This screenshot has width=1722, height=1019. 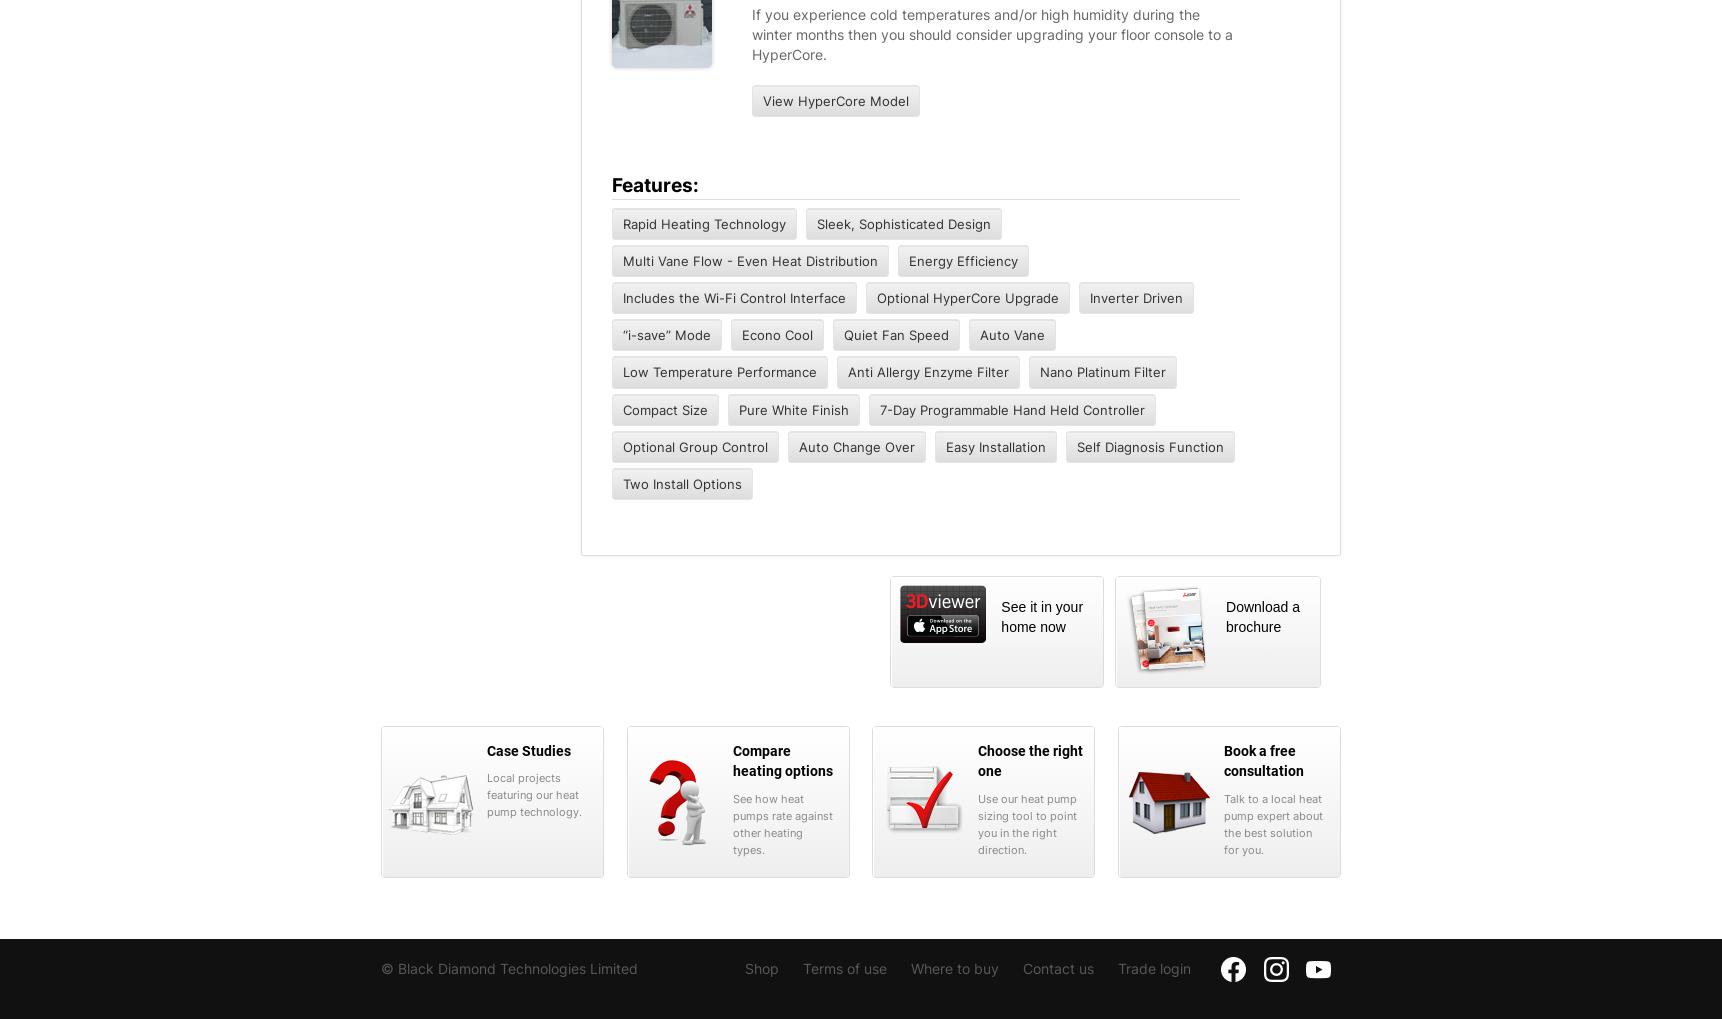 I want to click on 'Rapid Heating Technology', so click(x=703, y=221).